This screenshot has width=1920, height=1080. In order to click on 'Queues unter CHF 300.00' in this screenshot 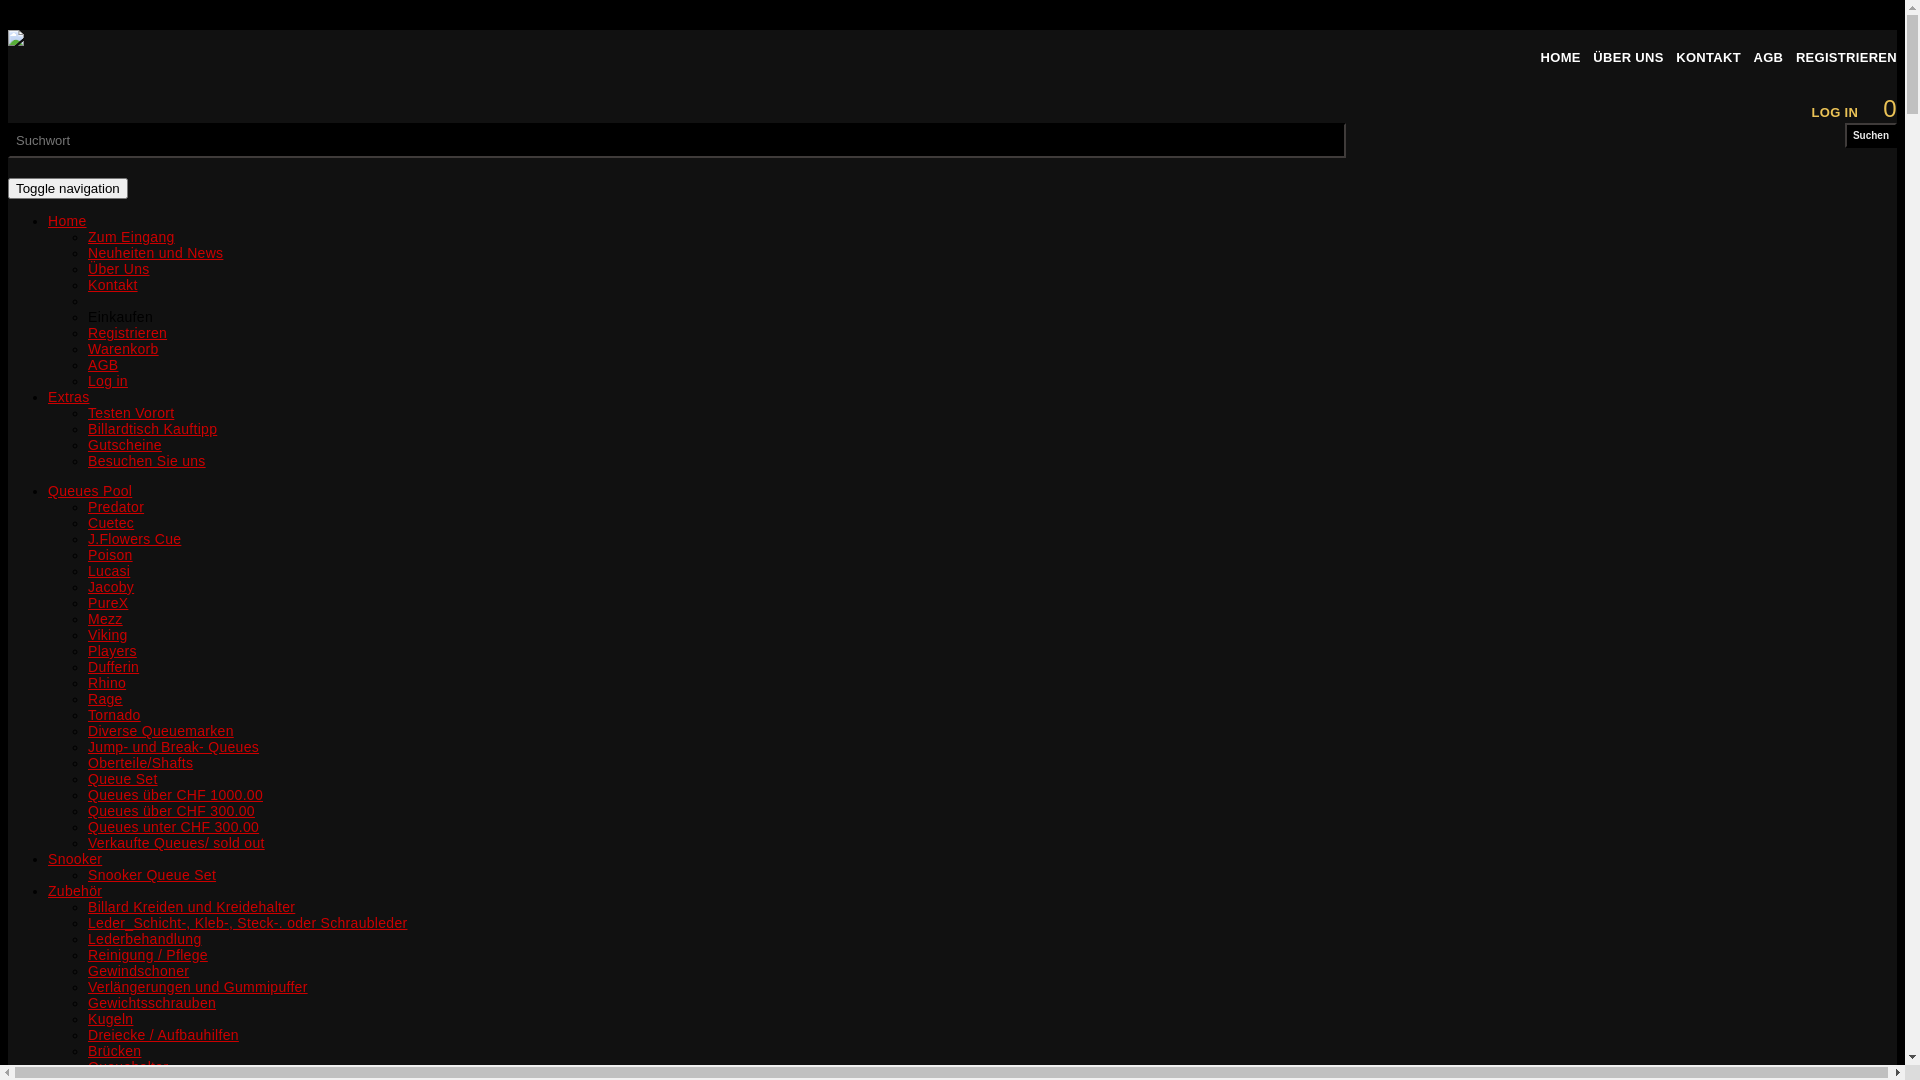, I will do `click(173, 826)`.